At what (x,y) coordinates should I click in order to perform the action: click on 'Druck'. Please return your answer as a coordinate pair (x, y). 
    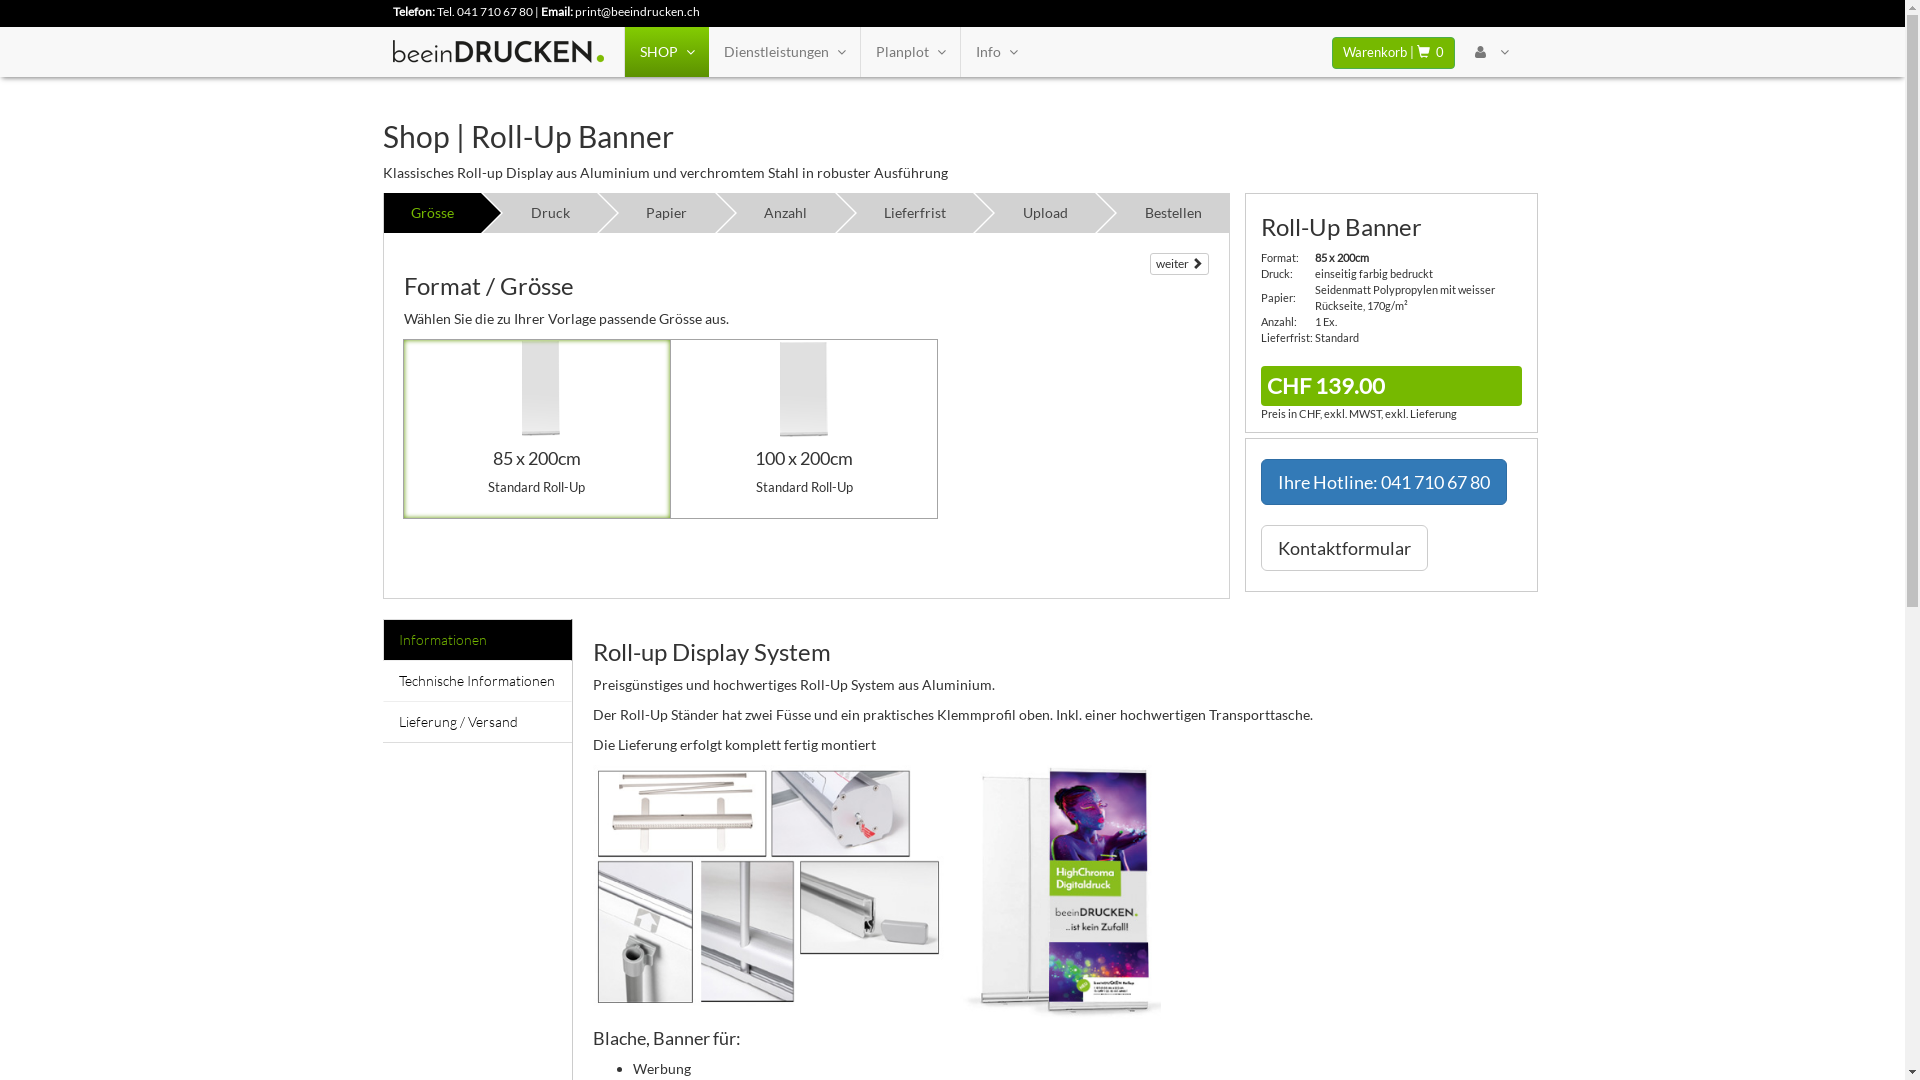
    Looking at the image, I should click on (550, 212).